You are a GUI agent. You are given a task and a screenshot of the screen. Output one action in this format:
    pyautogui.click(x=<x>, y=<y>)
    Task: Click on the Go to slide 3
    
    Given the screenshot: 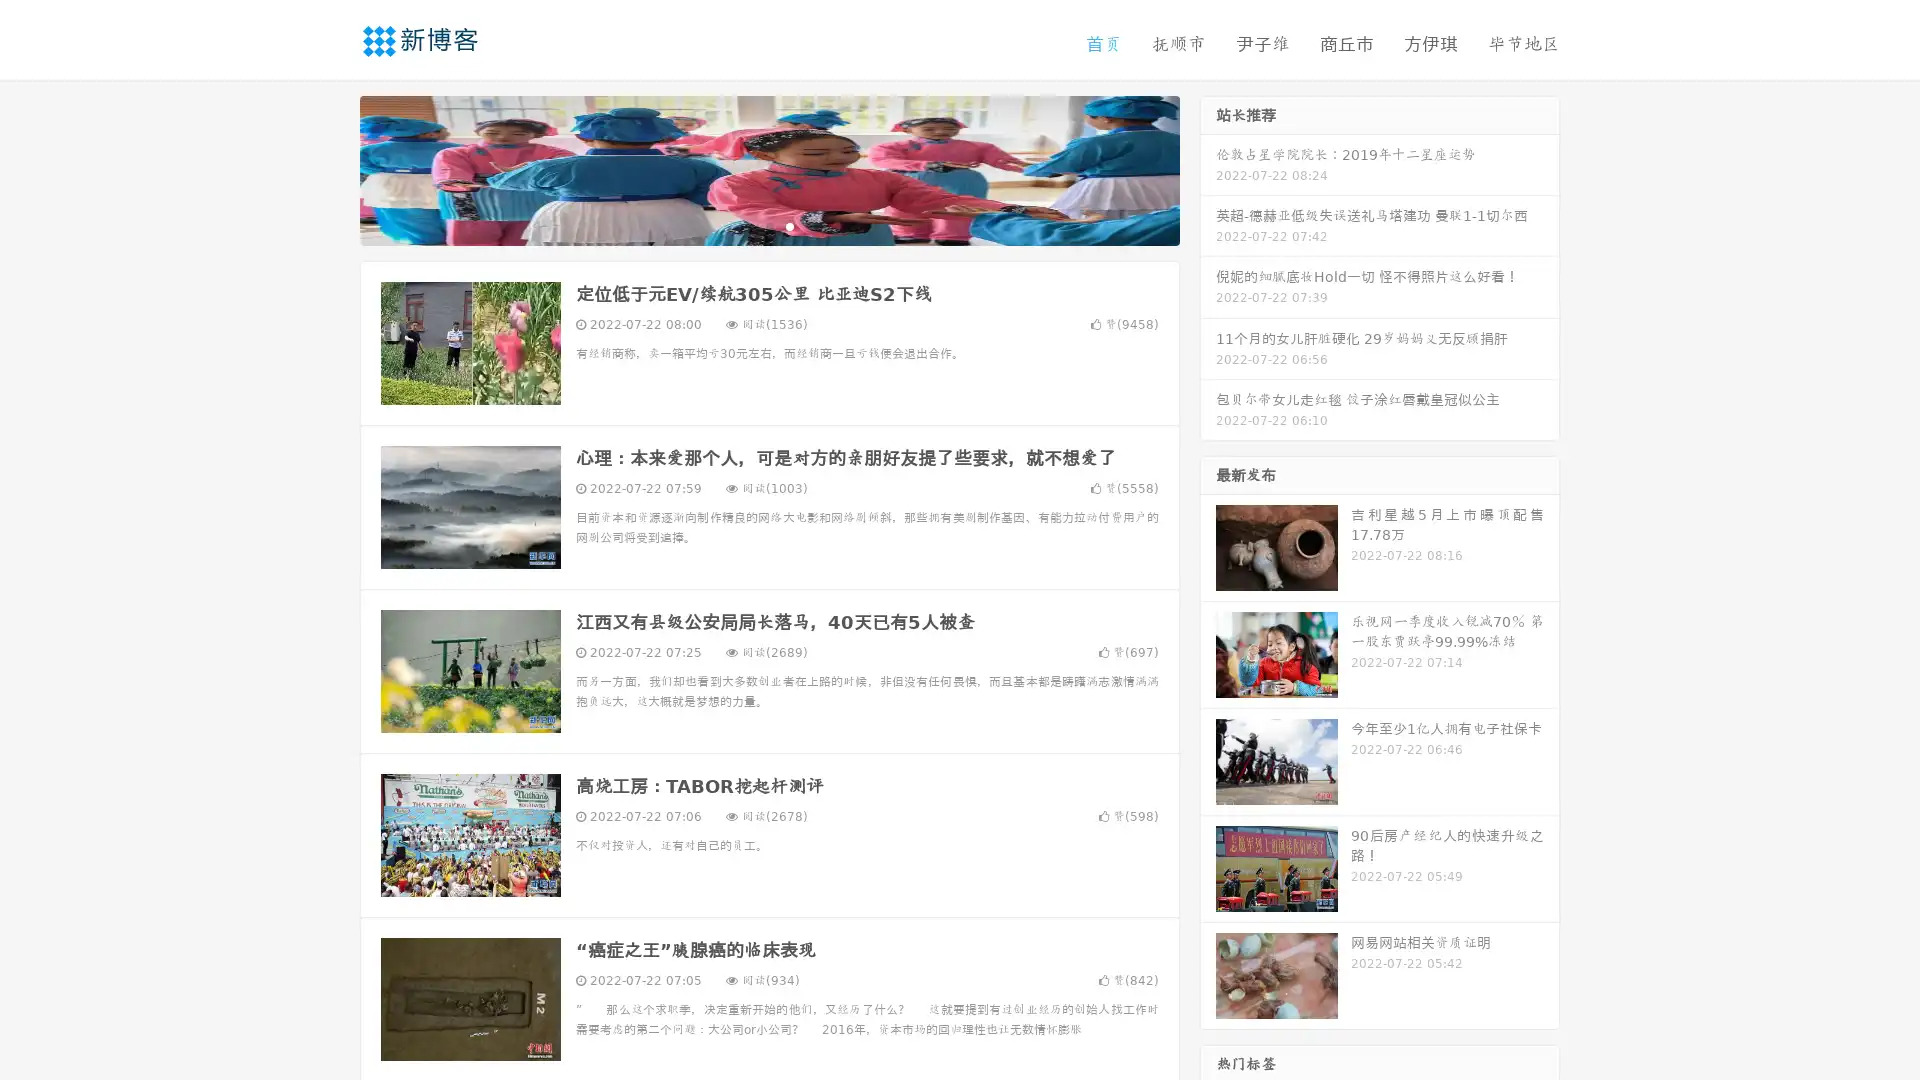 What is the action you would take?
    pyautogui.click(x=789, y=225)
    